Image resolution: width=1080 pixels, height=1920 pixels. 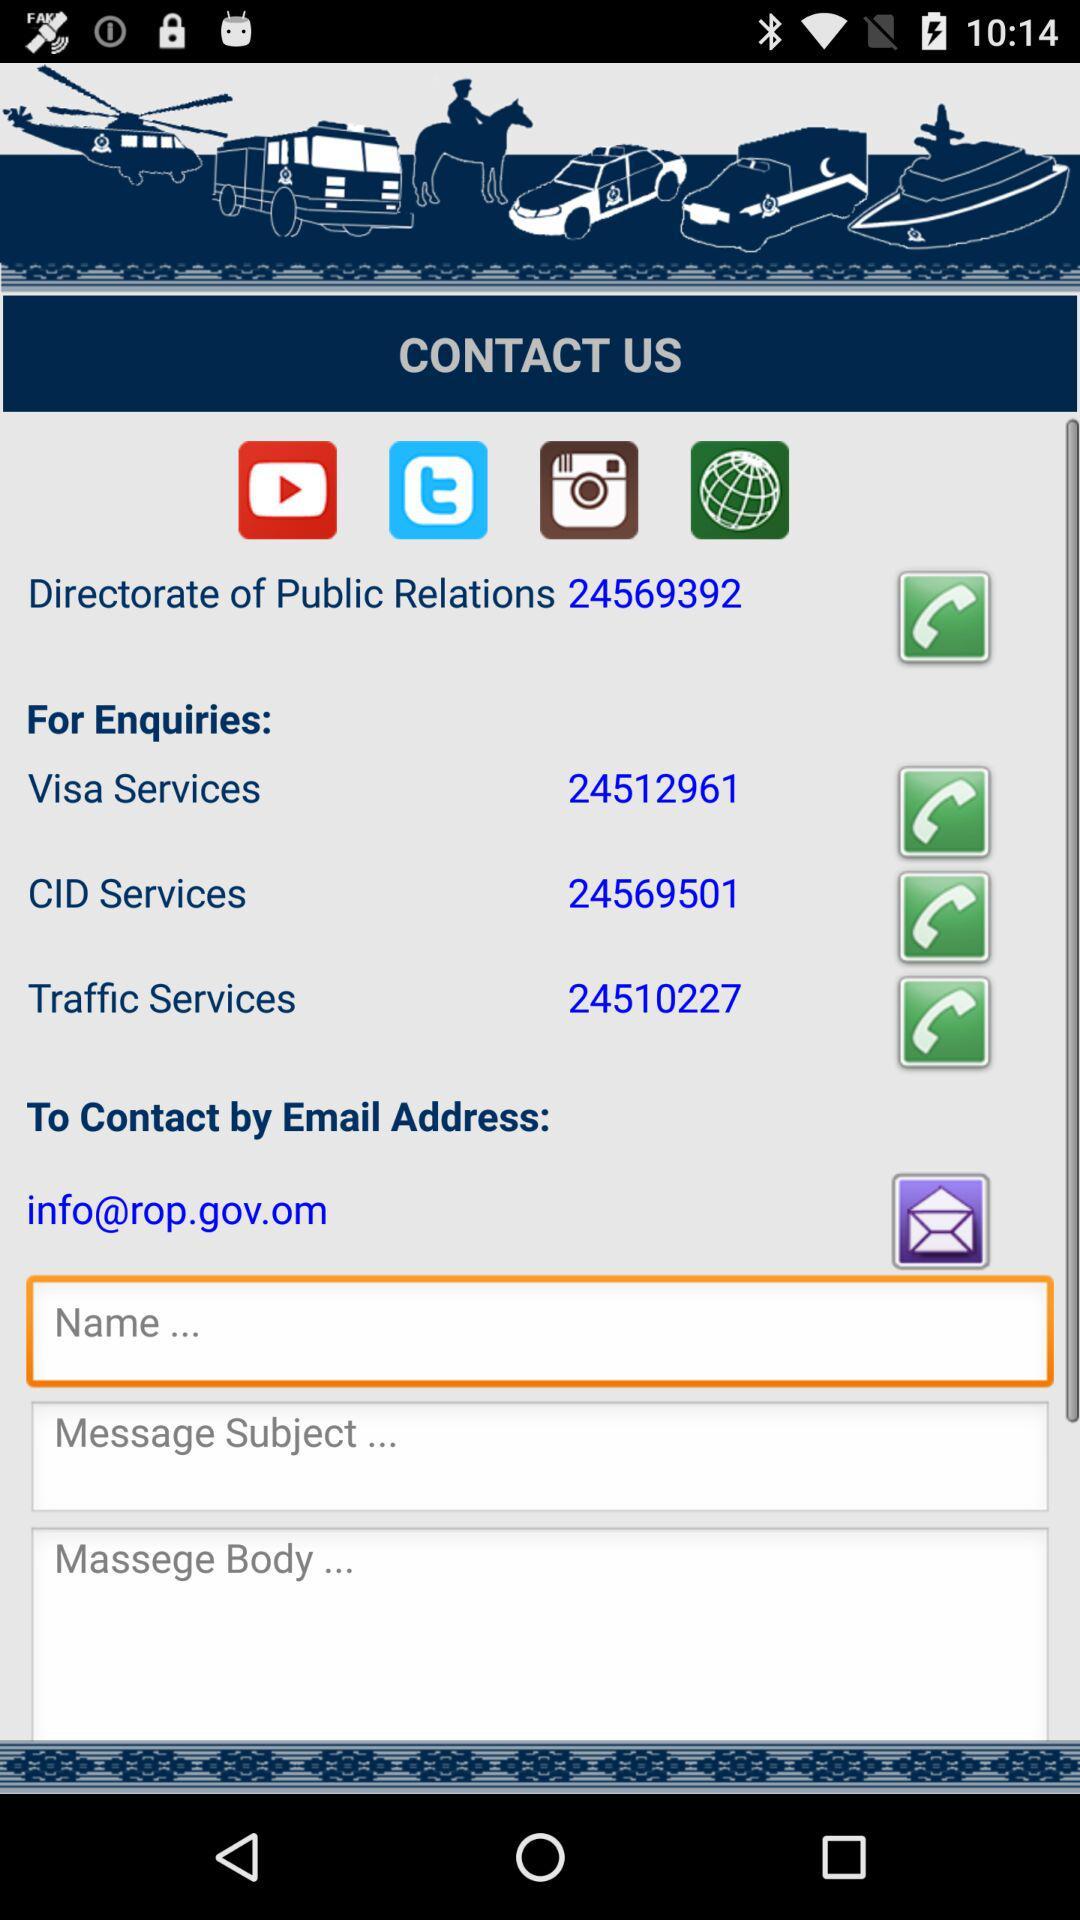 I want to click on icon above the 24569501 item, so click(x=944, y=812).